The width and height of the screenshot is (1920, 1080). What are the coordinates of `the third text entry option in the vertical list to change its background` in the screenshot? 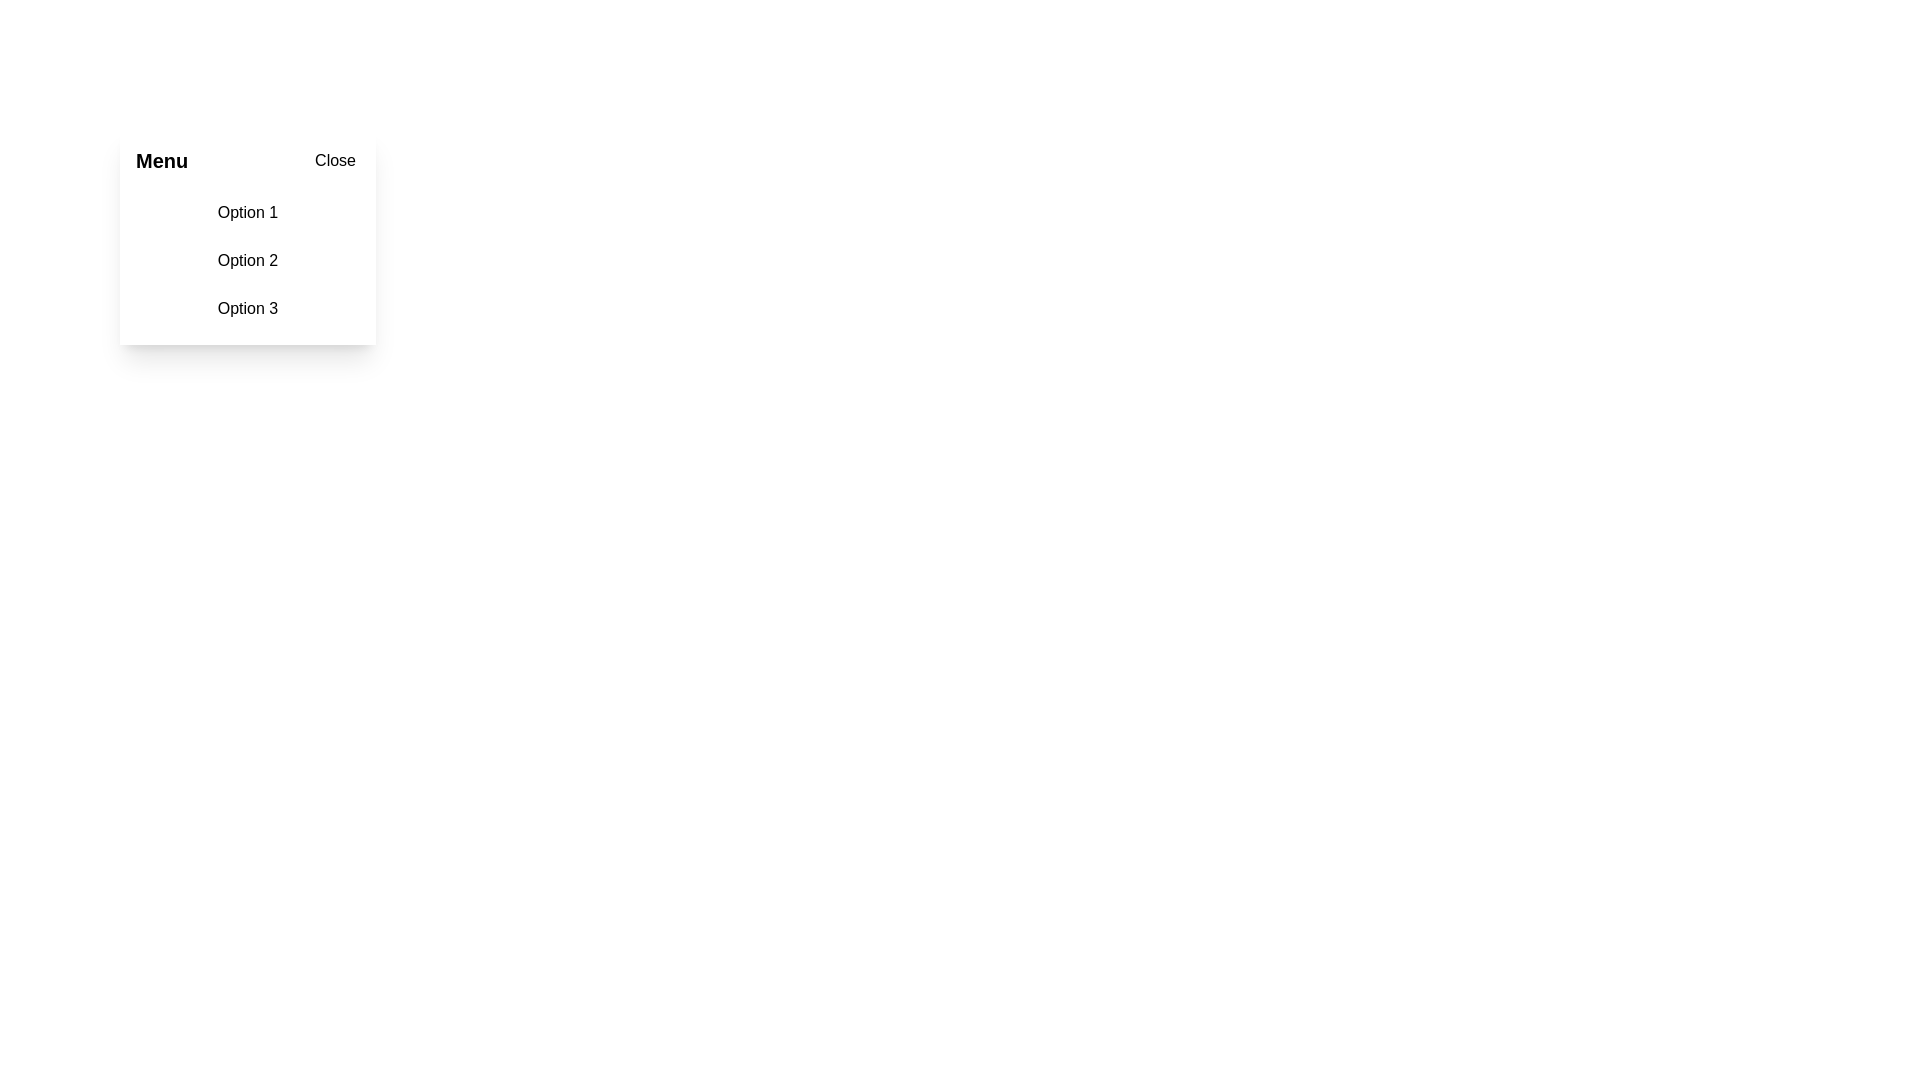 It's located at (247, 308).